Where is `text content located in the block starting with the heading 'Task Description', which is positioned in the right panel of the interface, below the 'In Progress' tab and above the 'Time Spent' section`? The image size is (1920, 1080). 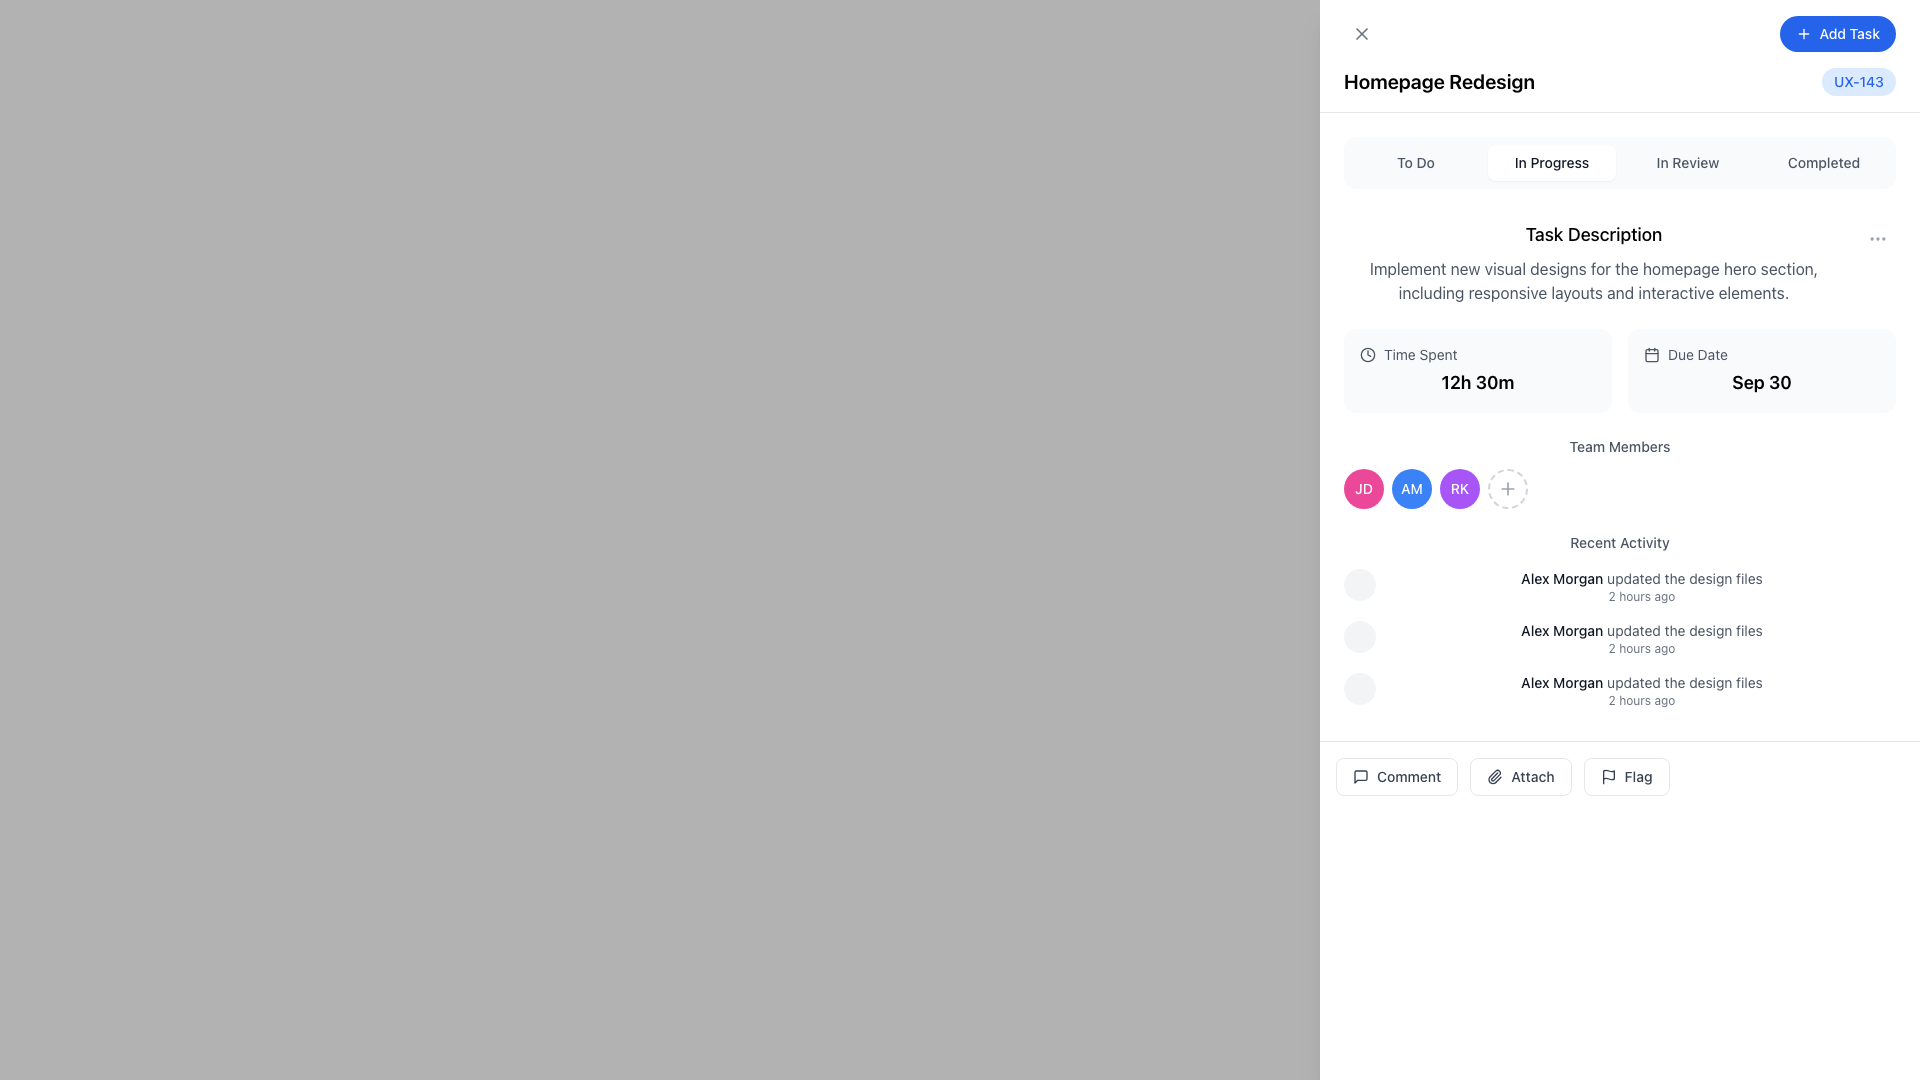
text content located in the block starting with the heading 'Task Description', which is positioned in the right panel of the interface, below the 'In Progress' tab and above the 'Time Spent' section is located at coordinates (1592, 261).